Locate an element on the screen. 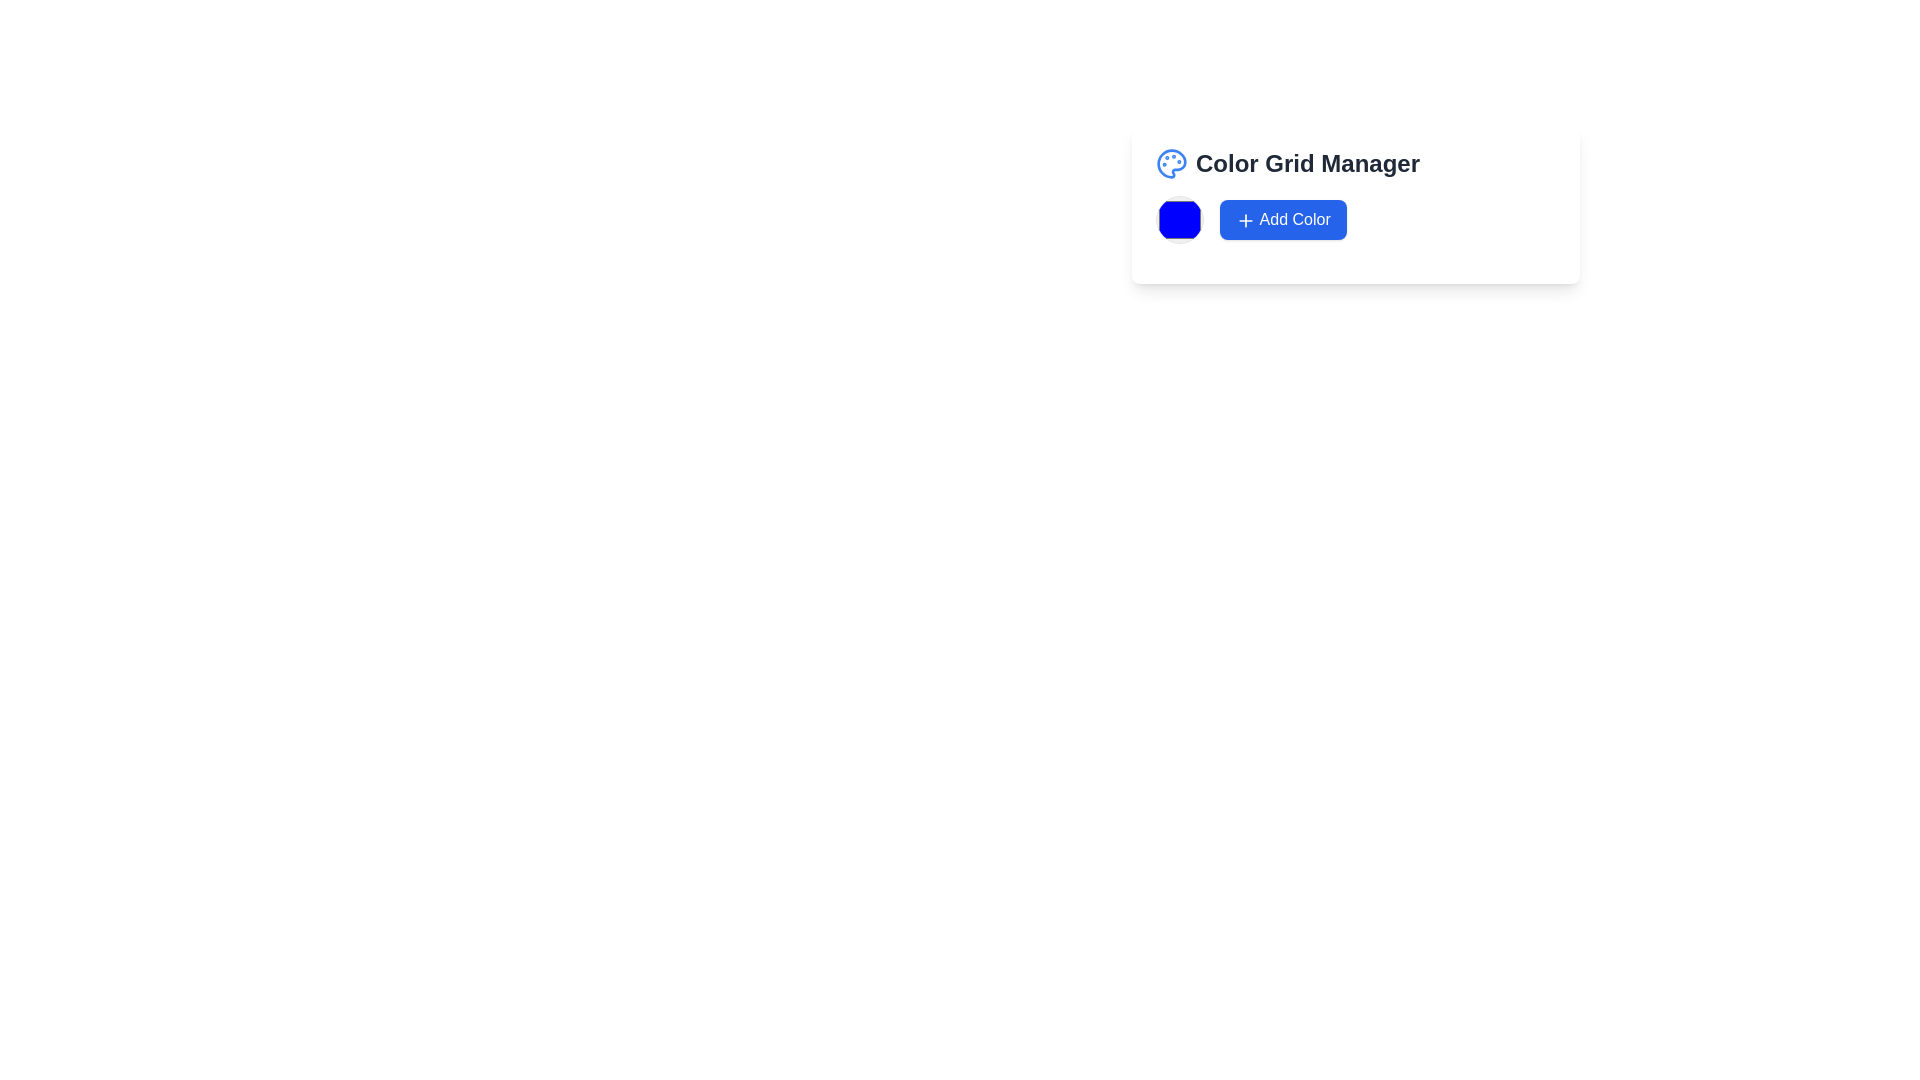 This screenshot has height=1080, width=1920. the '+' icon located centrally within the blue rectangular button labeled 'Add Color' to initiate the addition action is located at coordinates (1245, 220).